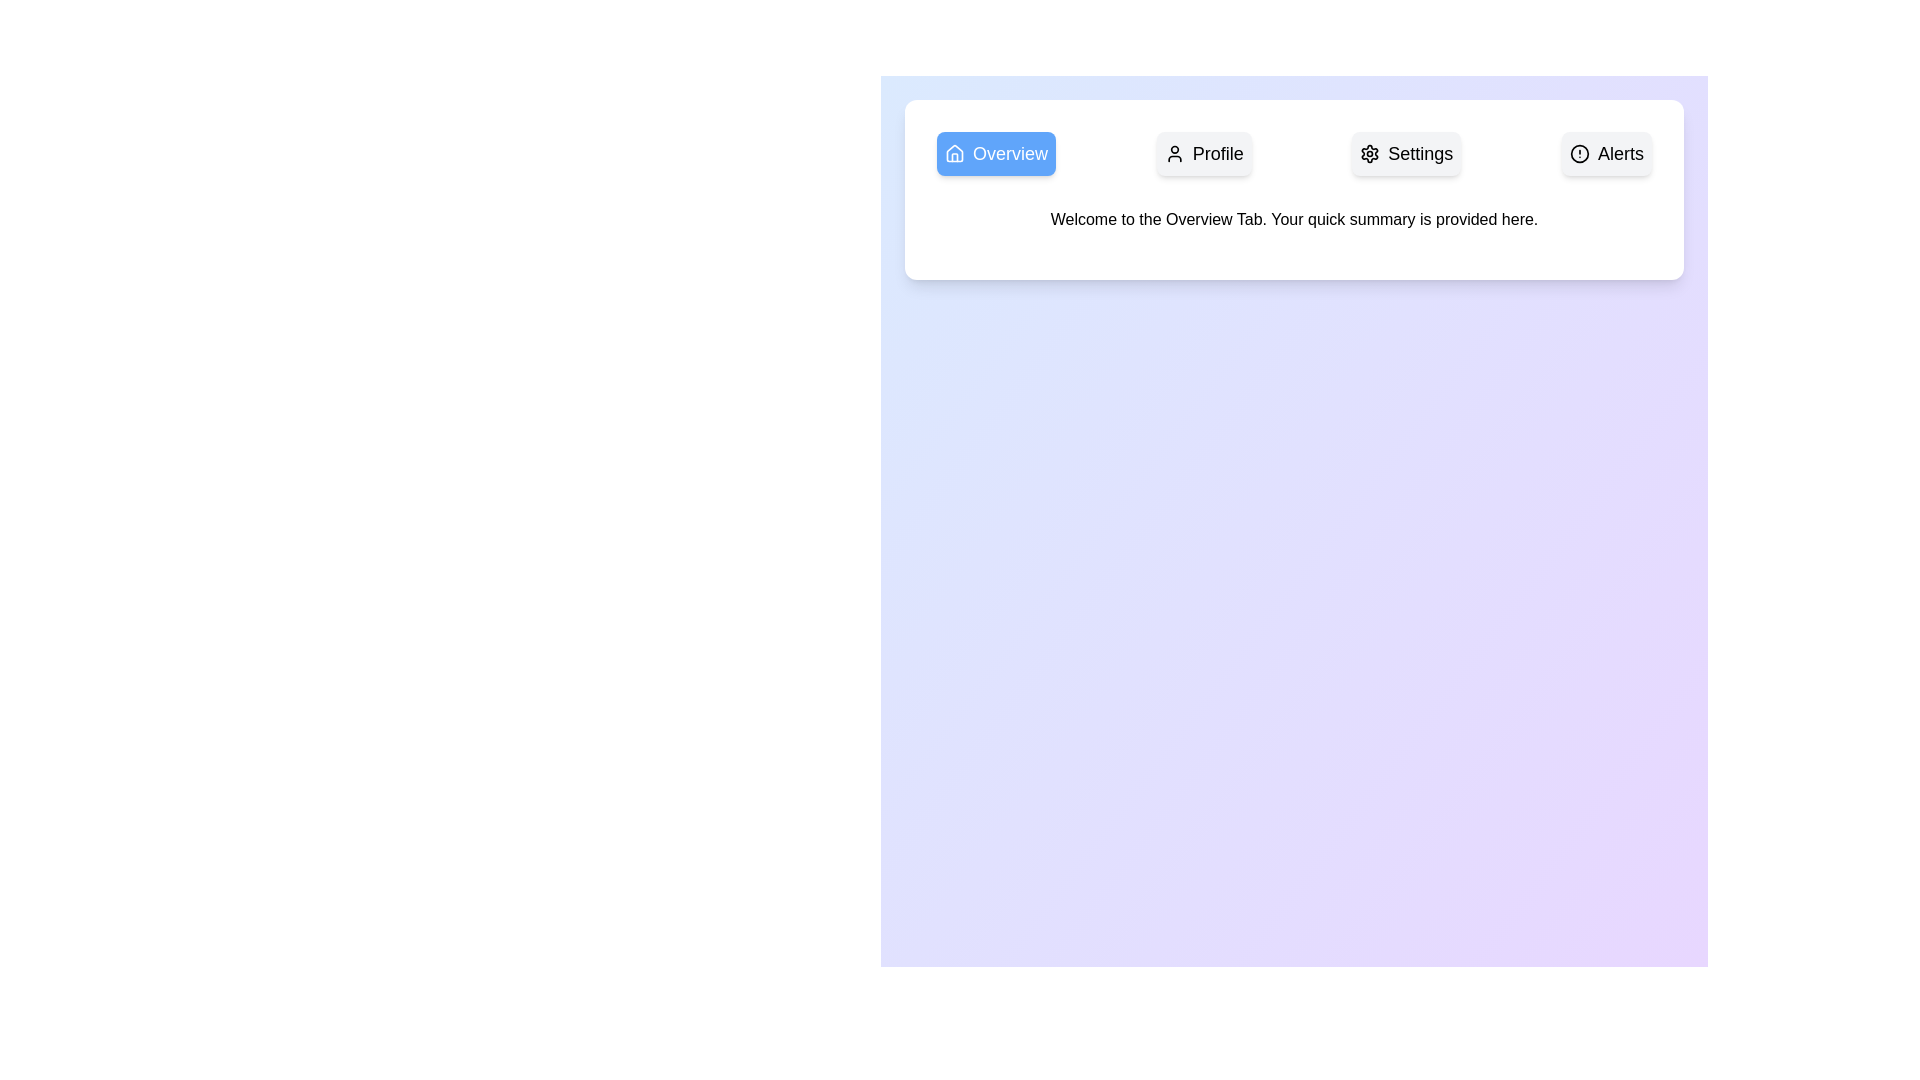 This screenshot has height=1080, width=1920. I want to click on the 'Settings' button, which has a gear icon and a gray background, so click(1405, 153).